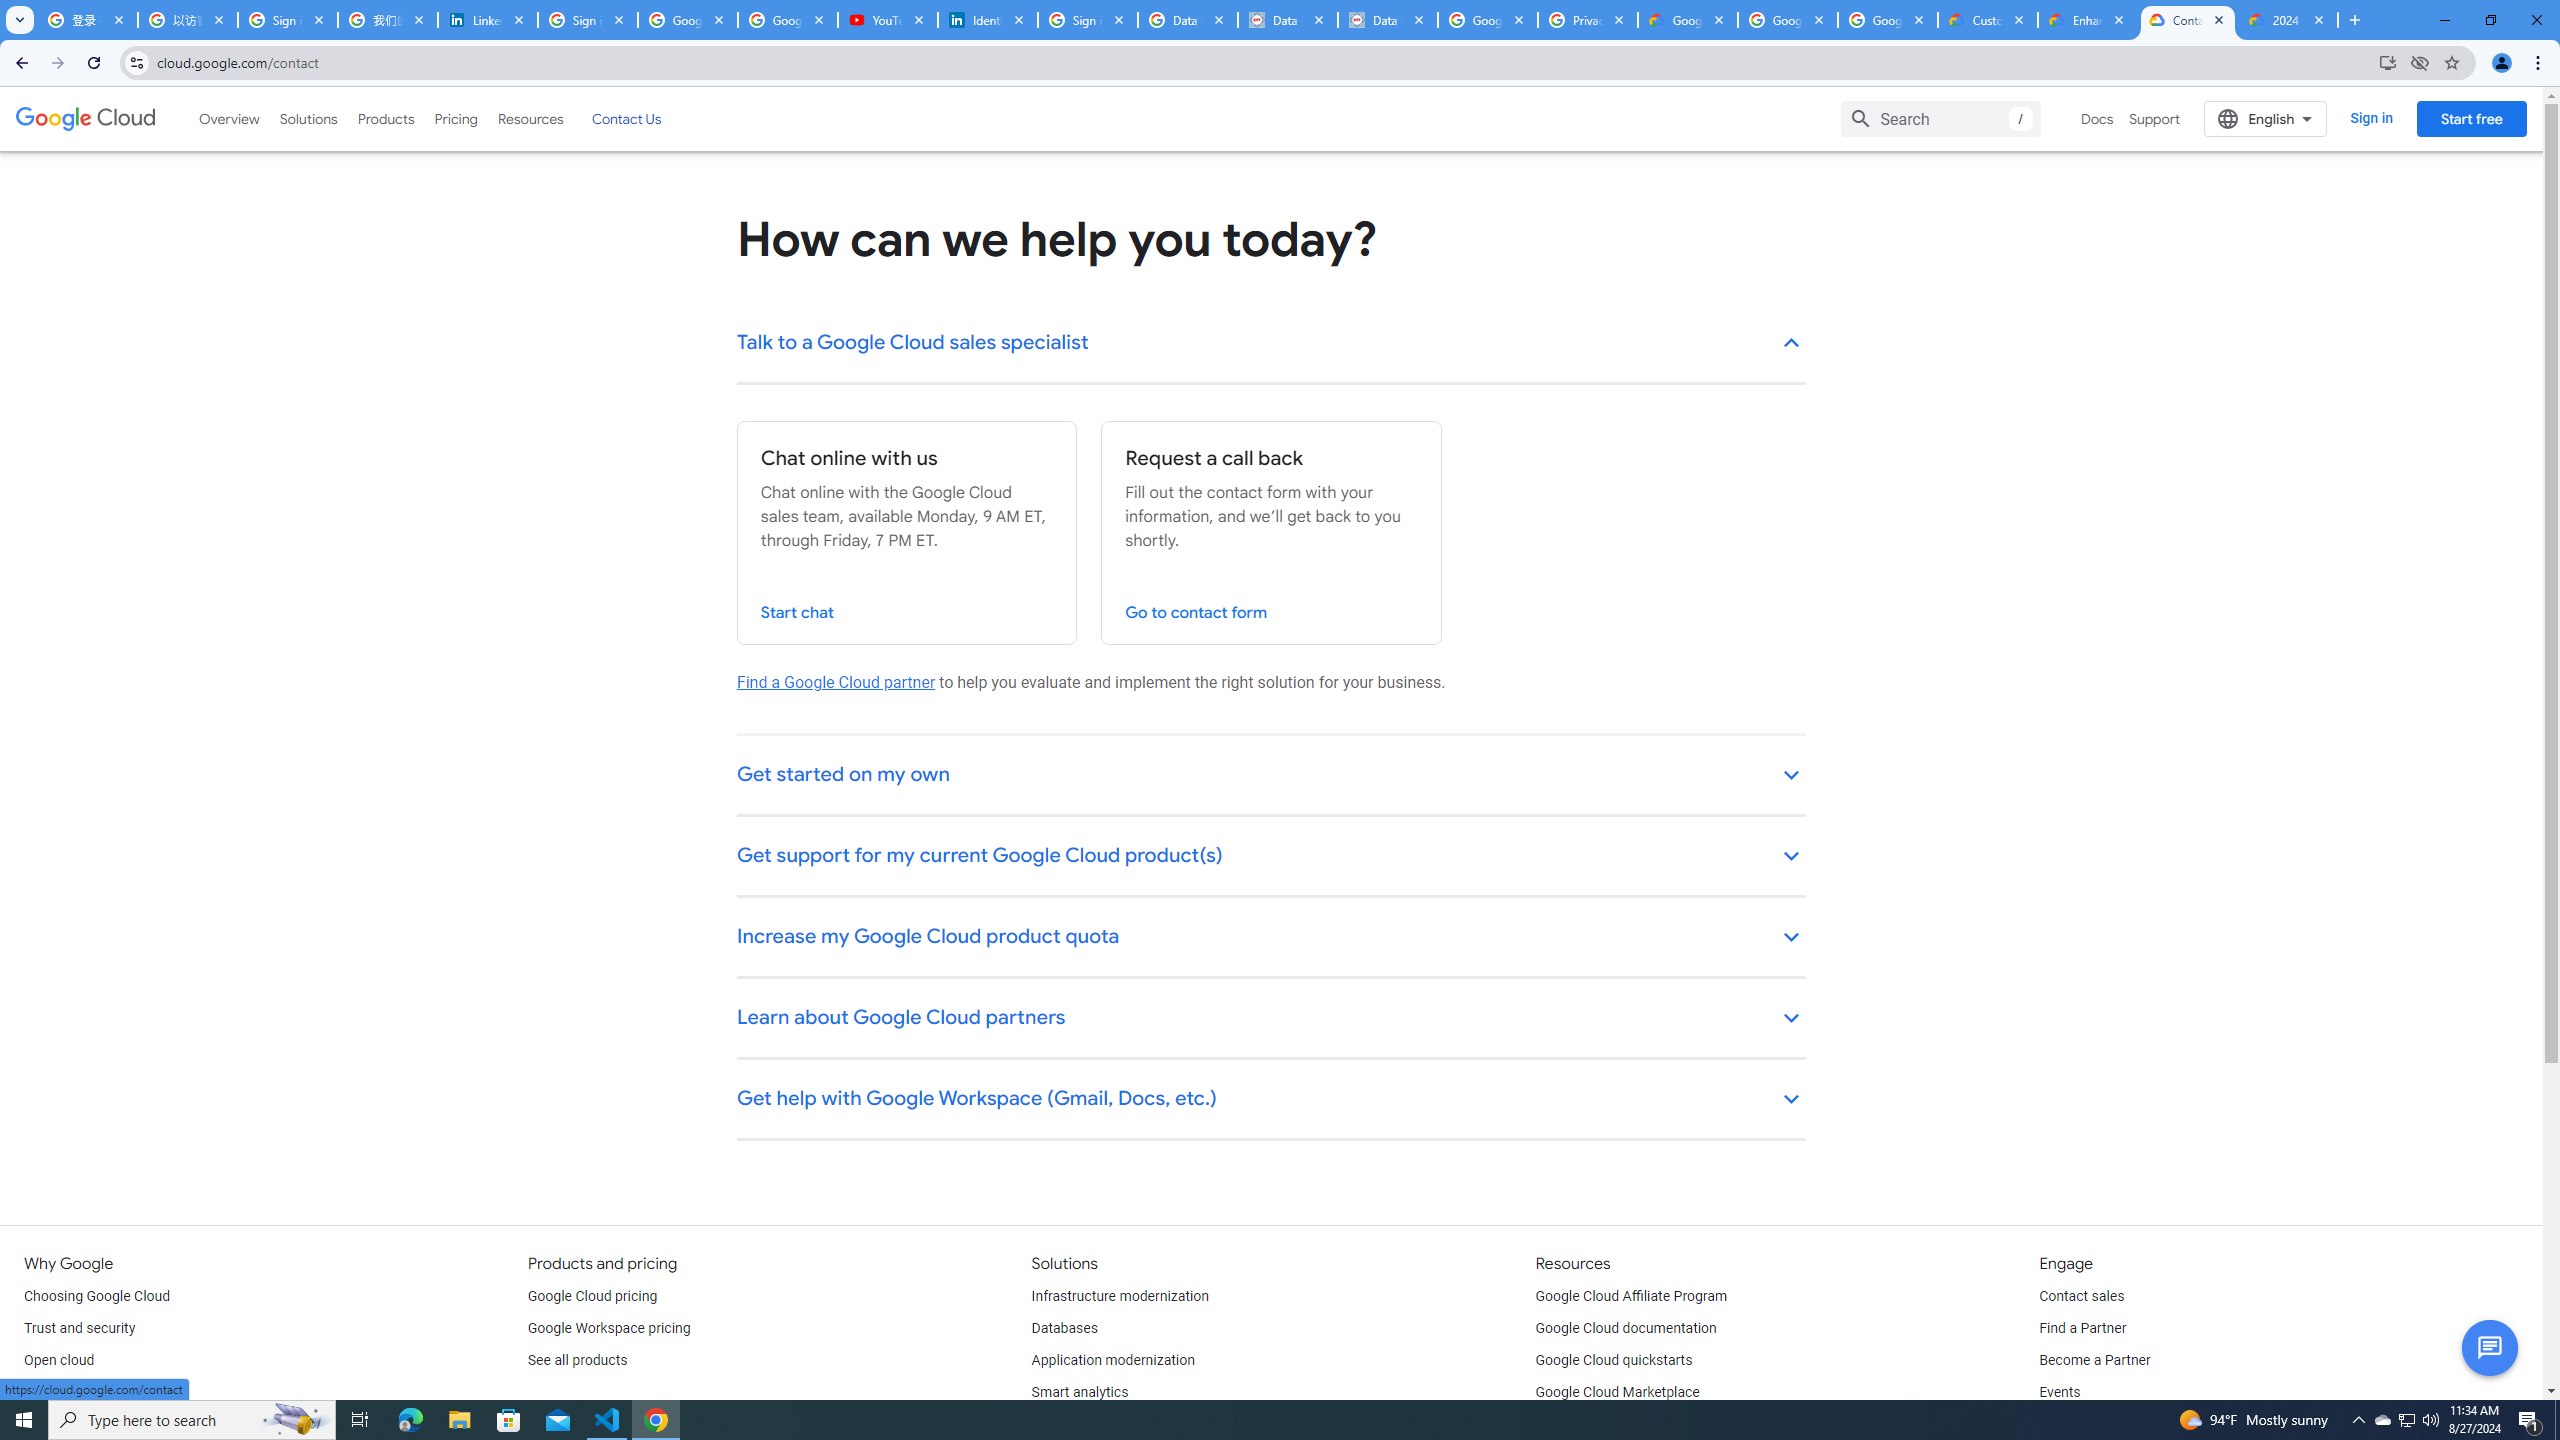  I want to click on 'Products', so click(384, 118).